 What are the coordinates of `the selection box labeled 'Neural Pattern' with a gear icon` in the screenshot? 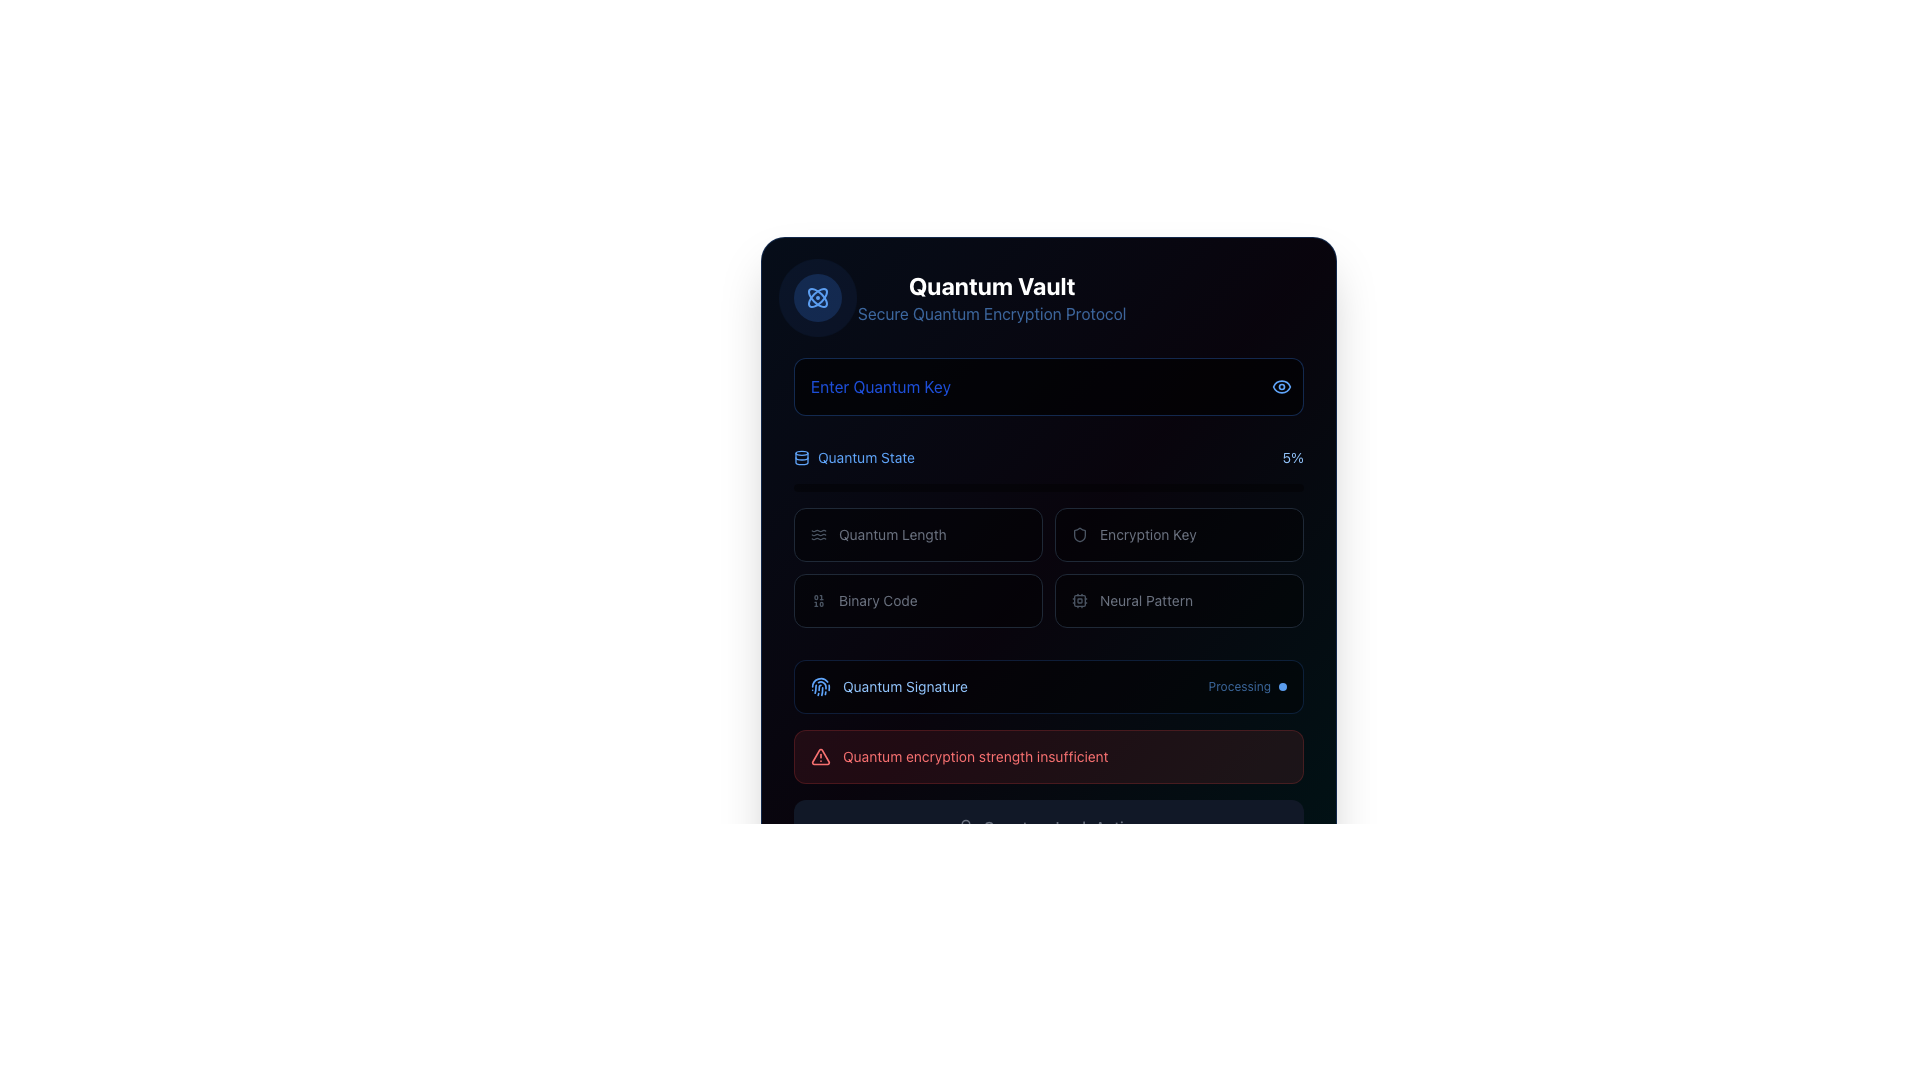 It's located at (1179, 600).